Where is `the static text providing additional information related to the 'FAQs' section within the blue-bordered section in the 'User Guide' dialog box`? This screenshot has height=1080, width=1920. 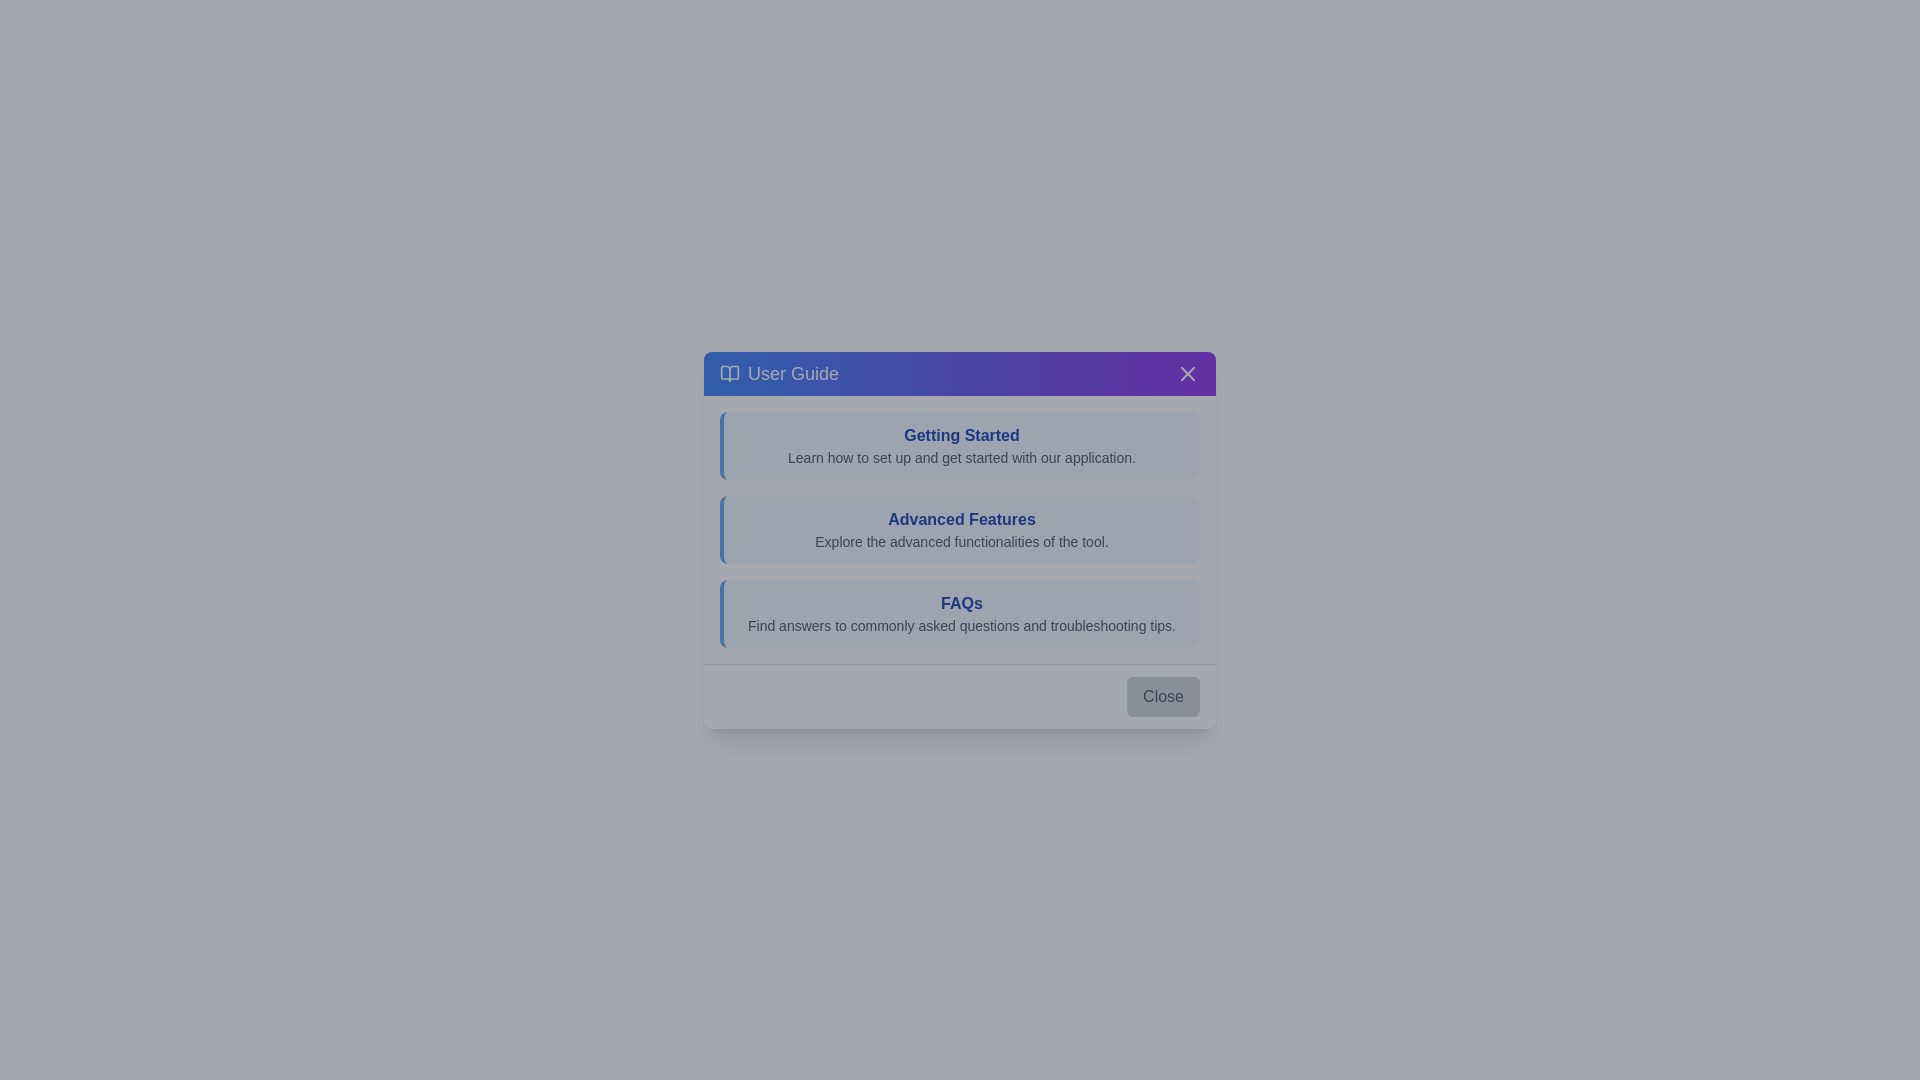 the static text providing additional information related to the 'FAQs' section within the blue-bordered section in the 'User Guide' dialog box is located at coordinates (961, 623).